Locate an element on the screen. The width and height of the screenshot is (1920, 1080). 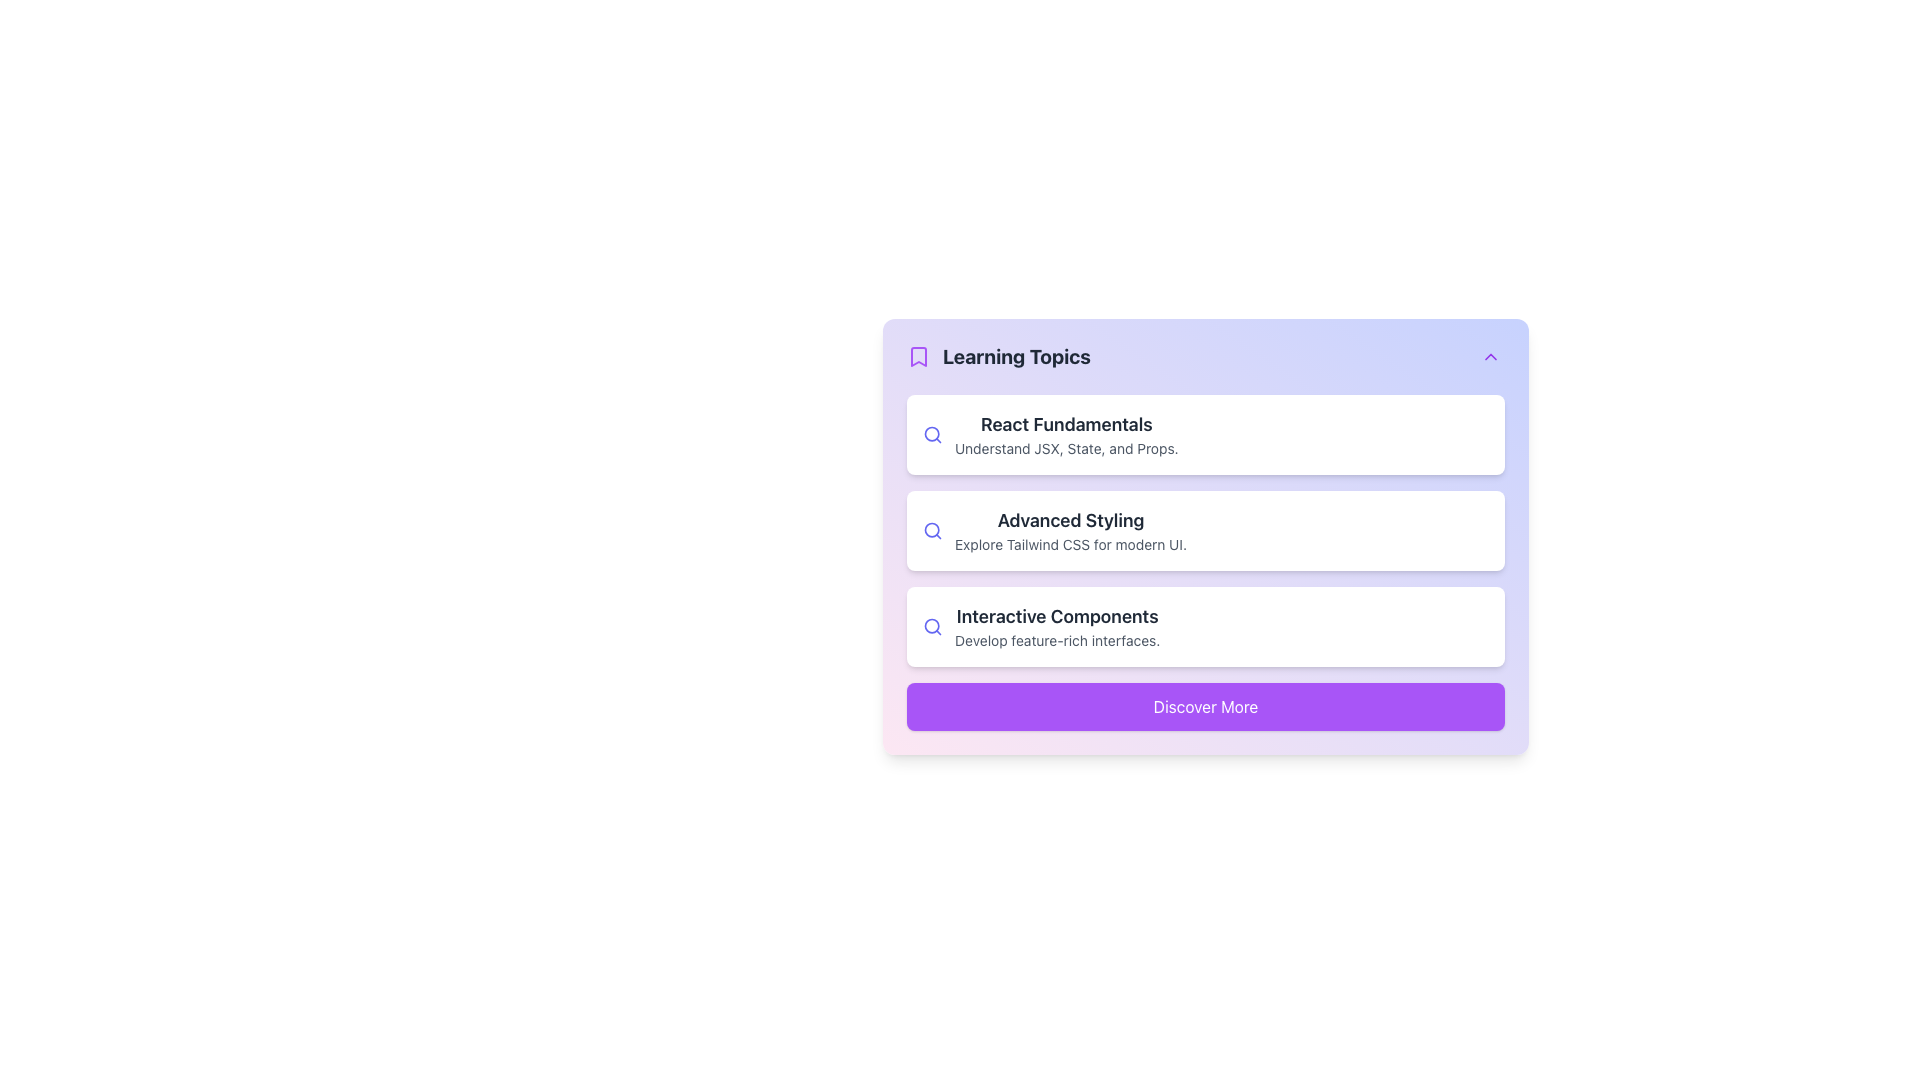
the search icon, which is a magnifying glass with a circular lens and a thin indigo outline, located to the left of the 'Advanced Styling' text in the 'Learning Topics' section is located at coordinates (931, 530).